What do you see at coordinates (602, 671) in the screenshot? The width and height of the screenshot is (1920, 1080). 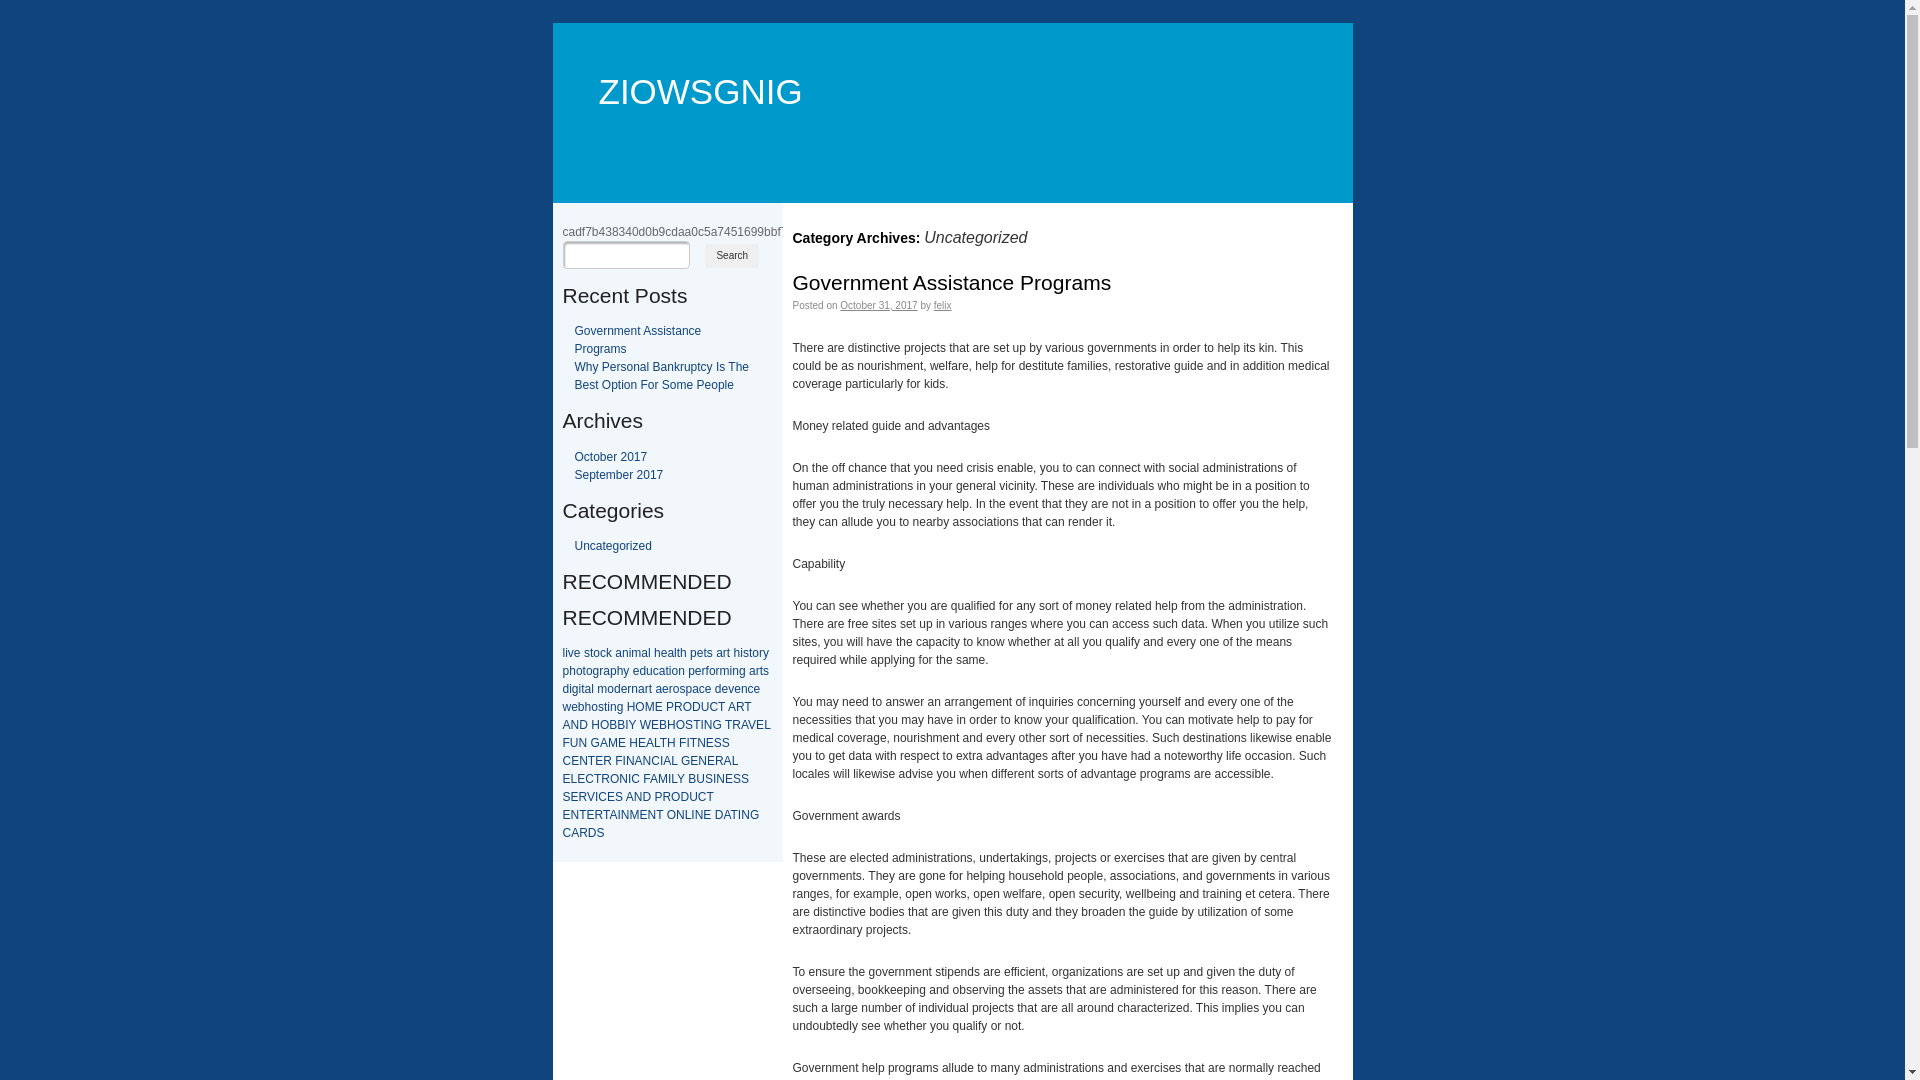 I see `'a'` at bounding box center [602, 671].